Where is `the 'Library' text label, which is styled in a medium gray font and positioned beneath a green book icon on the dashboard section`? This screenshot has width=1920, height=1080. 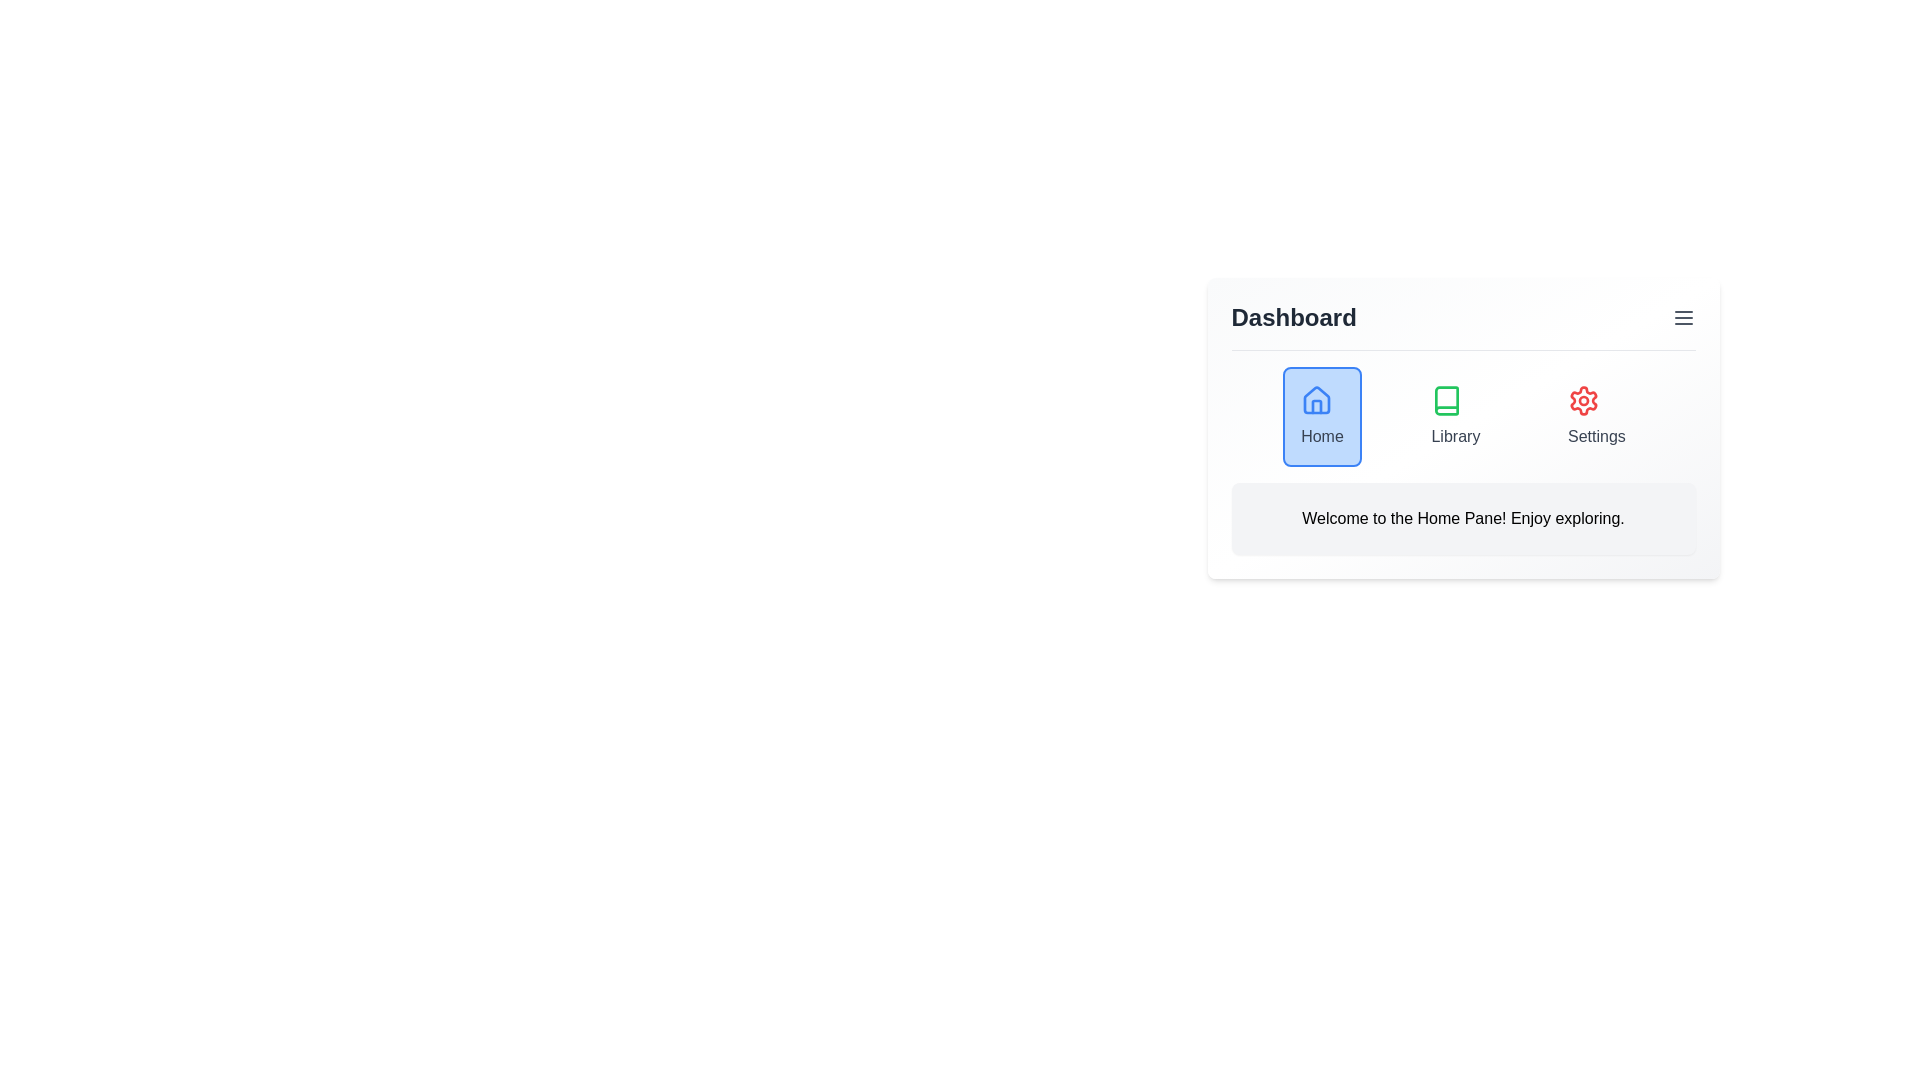
the 'Library' text label, which is styled in a medium gray font and positioned beneath a green book icon on the dashboard section is located at coordinates (1455, 435).